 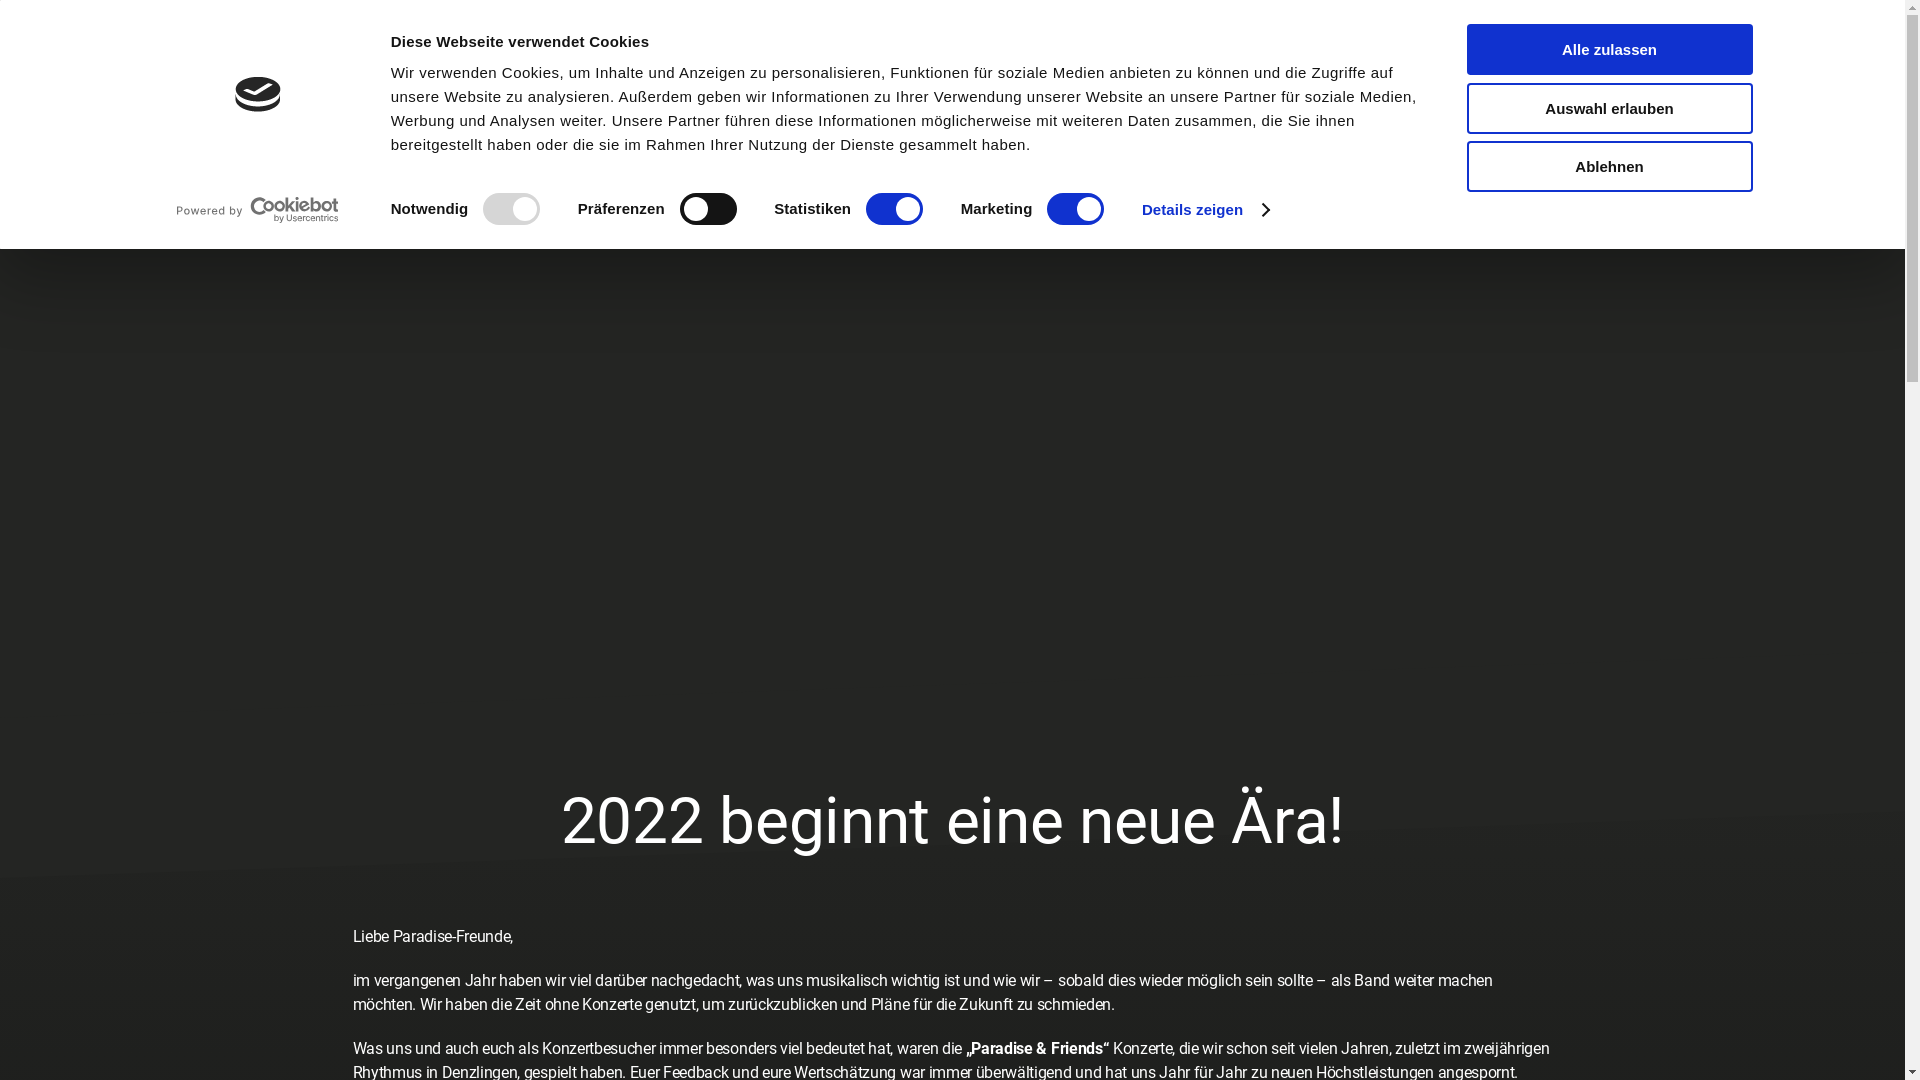 What do you see at coordinates (1142, 209) in the screenshot?
I see `'Details zeigen'` at bounding box center [1142, 209].